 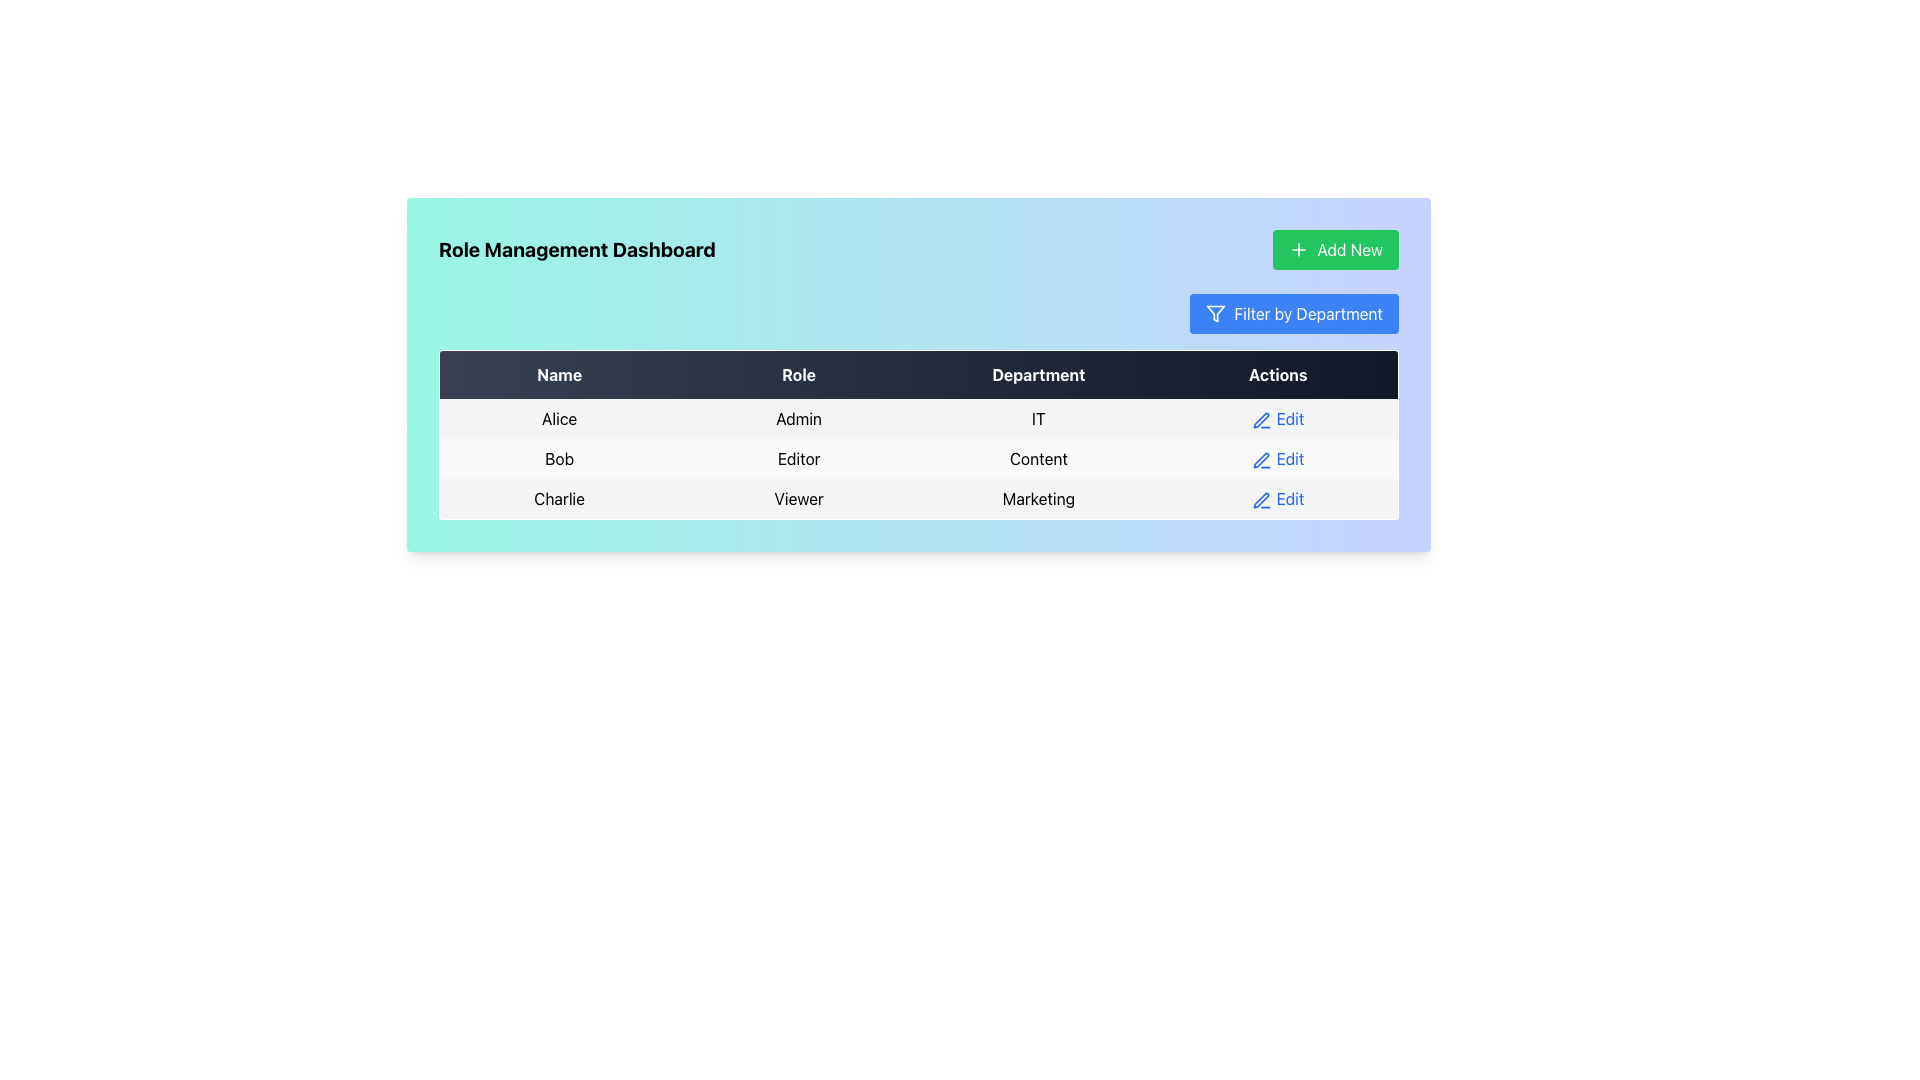 What do you see at coordinates (559, 459) in the screenshot?
I see `the static text element displaying the name 'Bob' located in the second row and first column of the table under the 'Name' header` at bounding box center [559, 459].